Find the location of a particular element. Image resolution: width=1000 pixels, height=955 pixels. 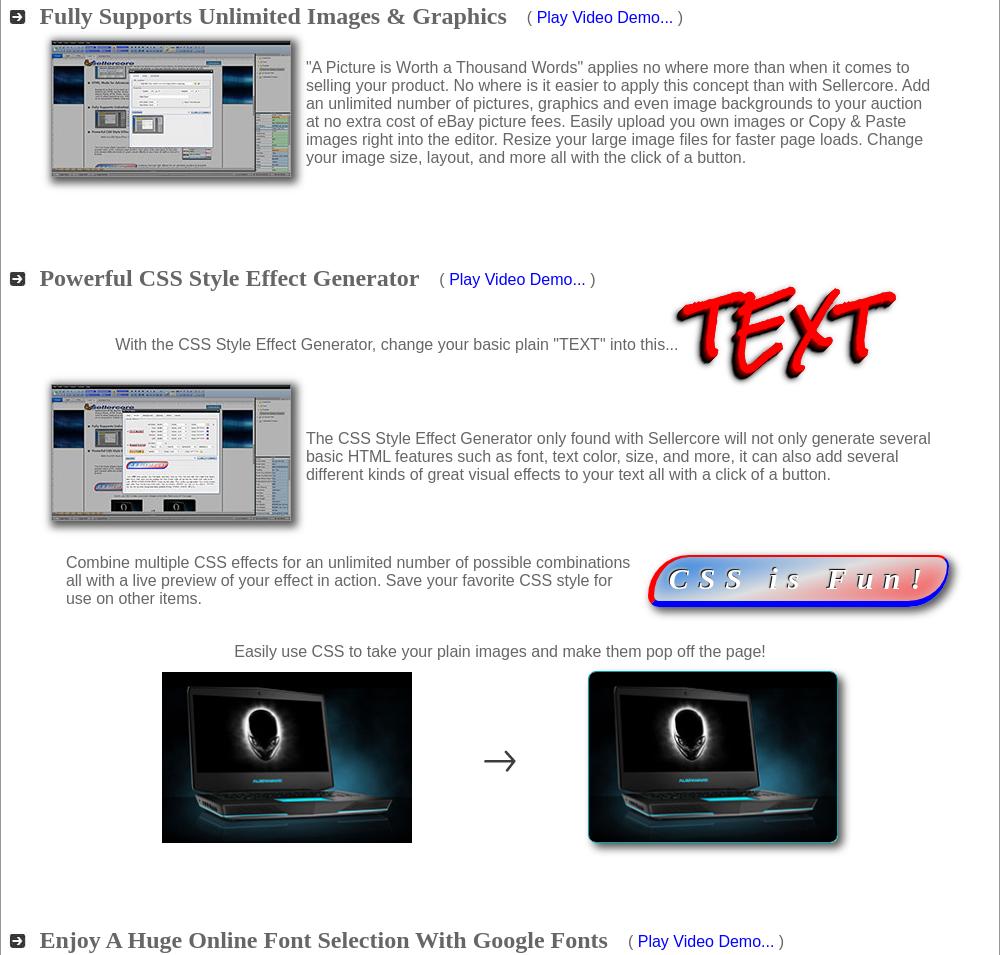

'CSS is Fun!' is located at coordinates (800, 578).